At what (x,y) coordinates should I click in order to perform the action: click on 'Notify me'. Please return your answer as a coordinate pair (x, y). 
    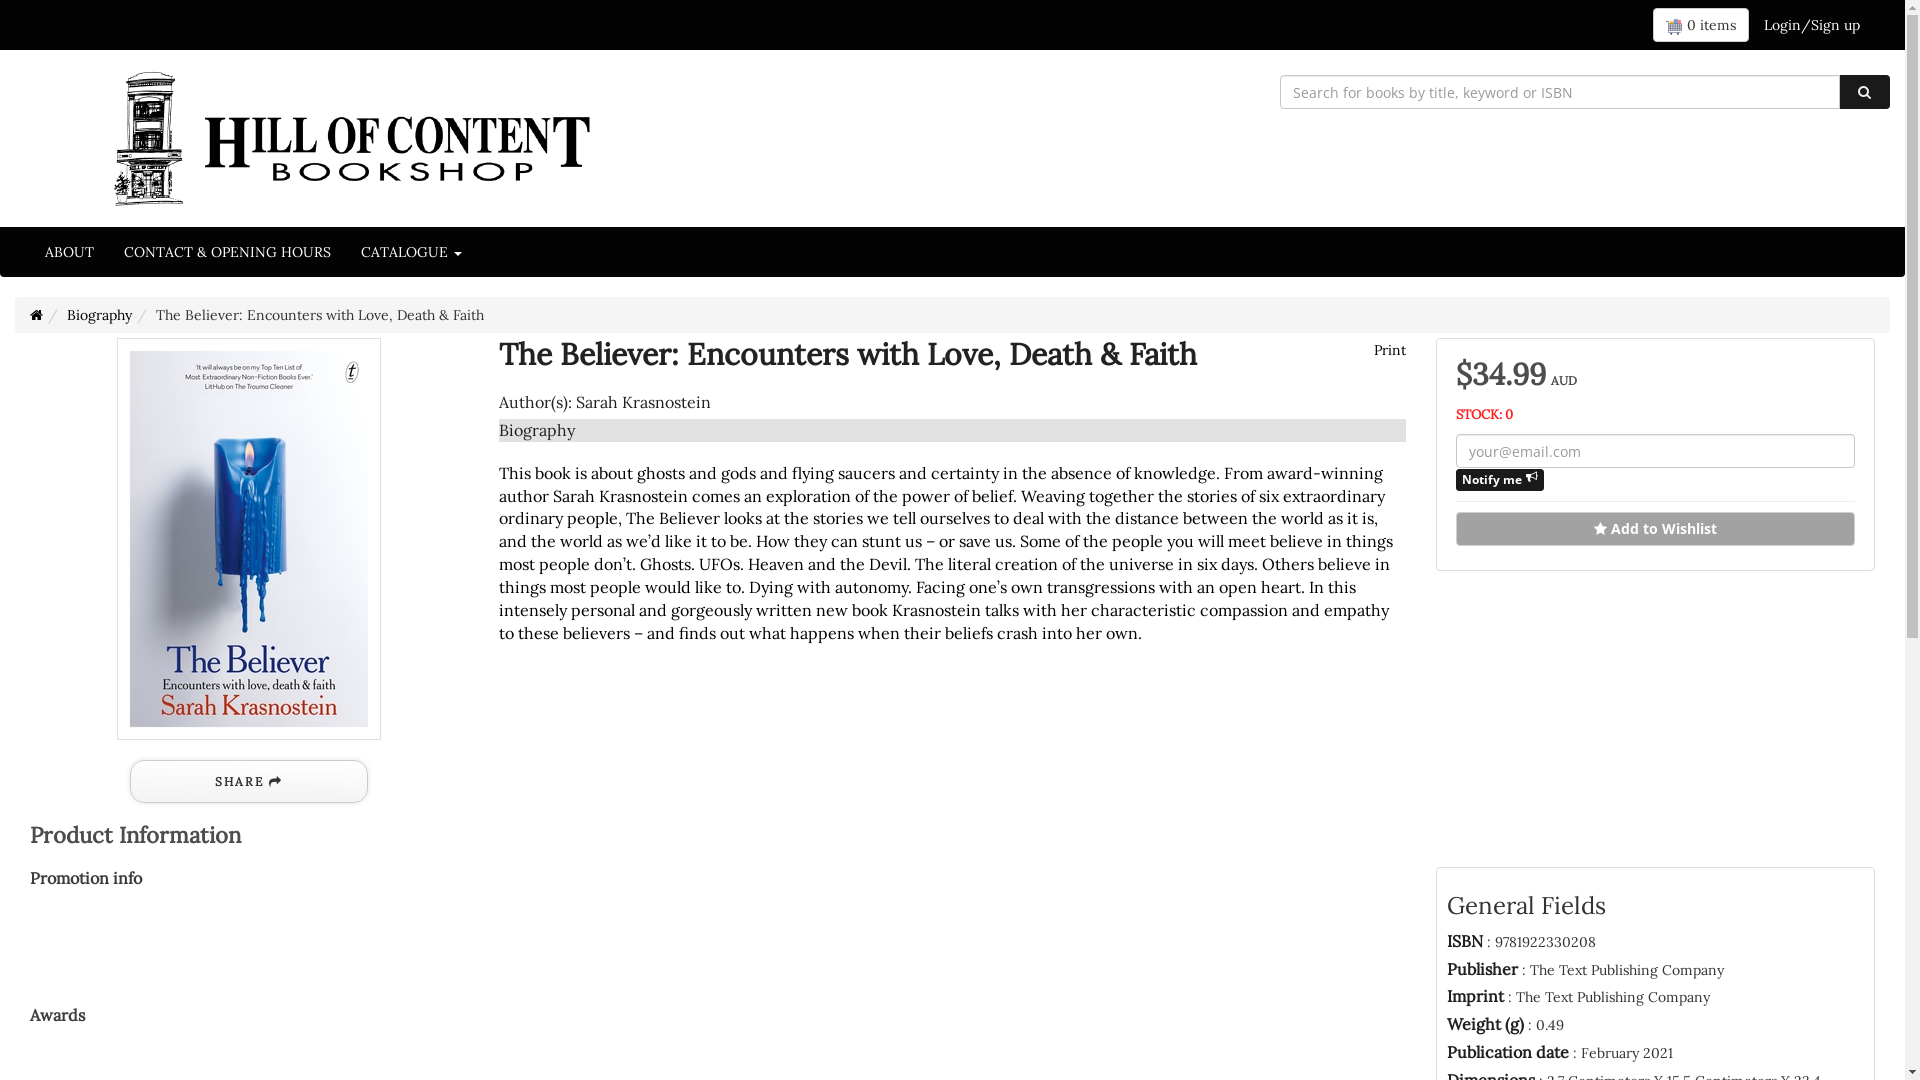
    Looking at the image, I should click on (1455, 479).